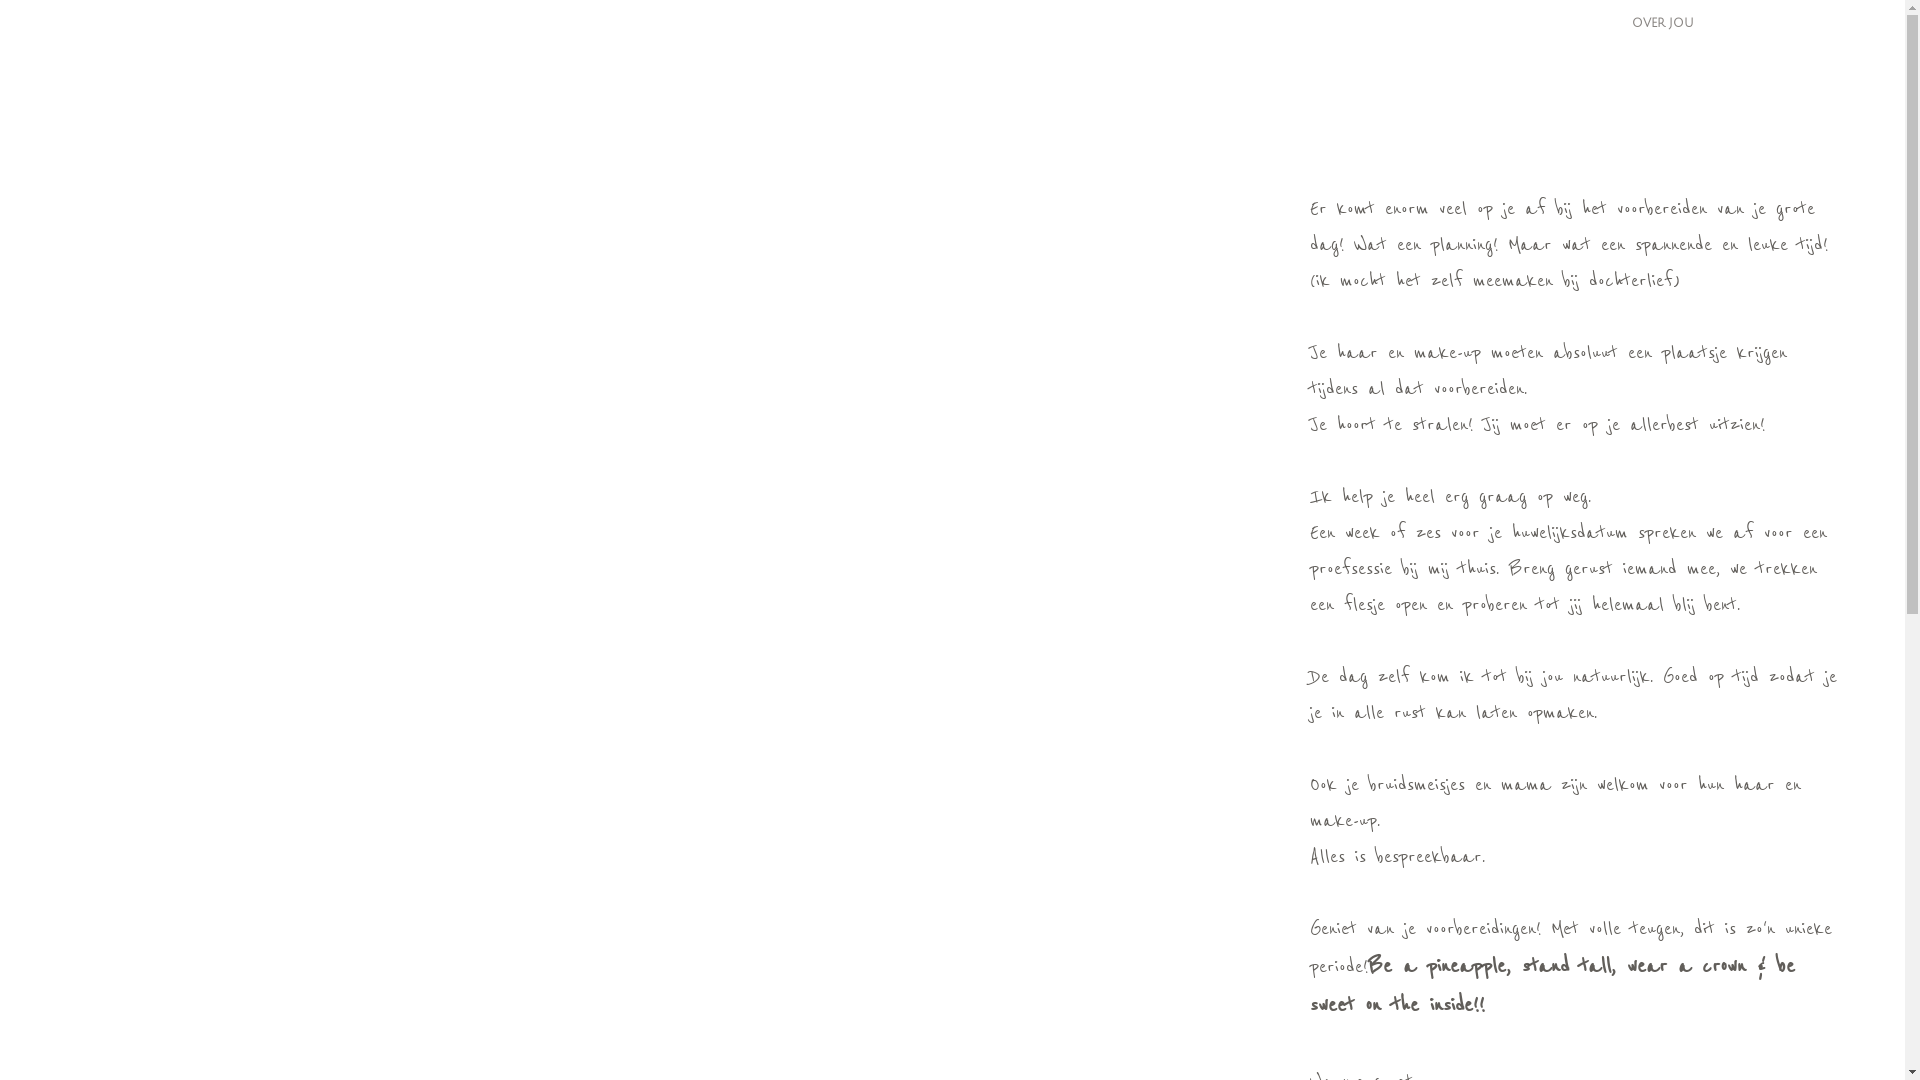 The height and width of the screenshot is (1080, 1920). What do you see at coordinates (1722, 23) in the screenshot?
I see `'STELLA BLOOM.'` at bounding box center [1722, 23].